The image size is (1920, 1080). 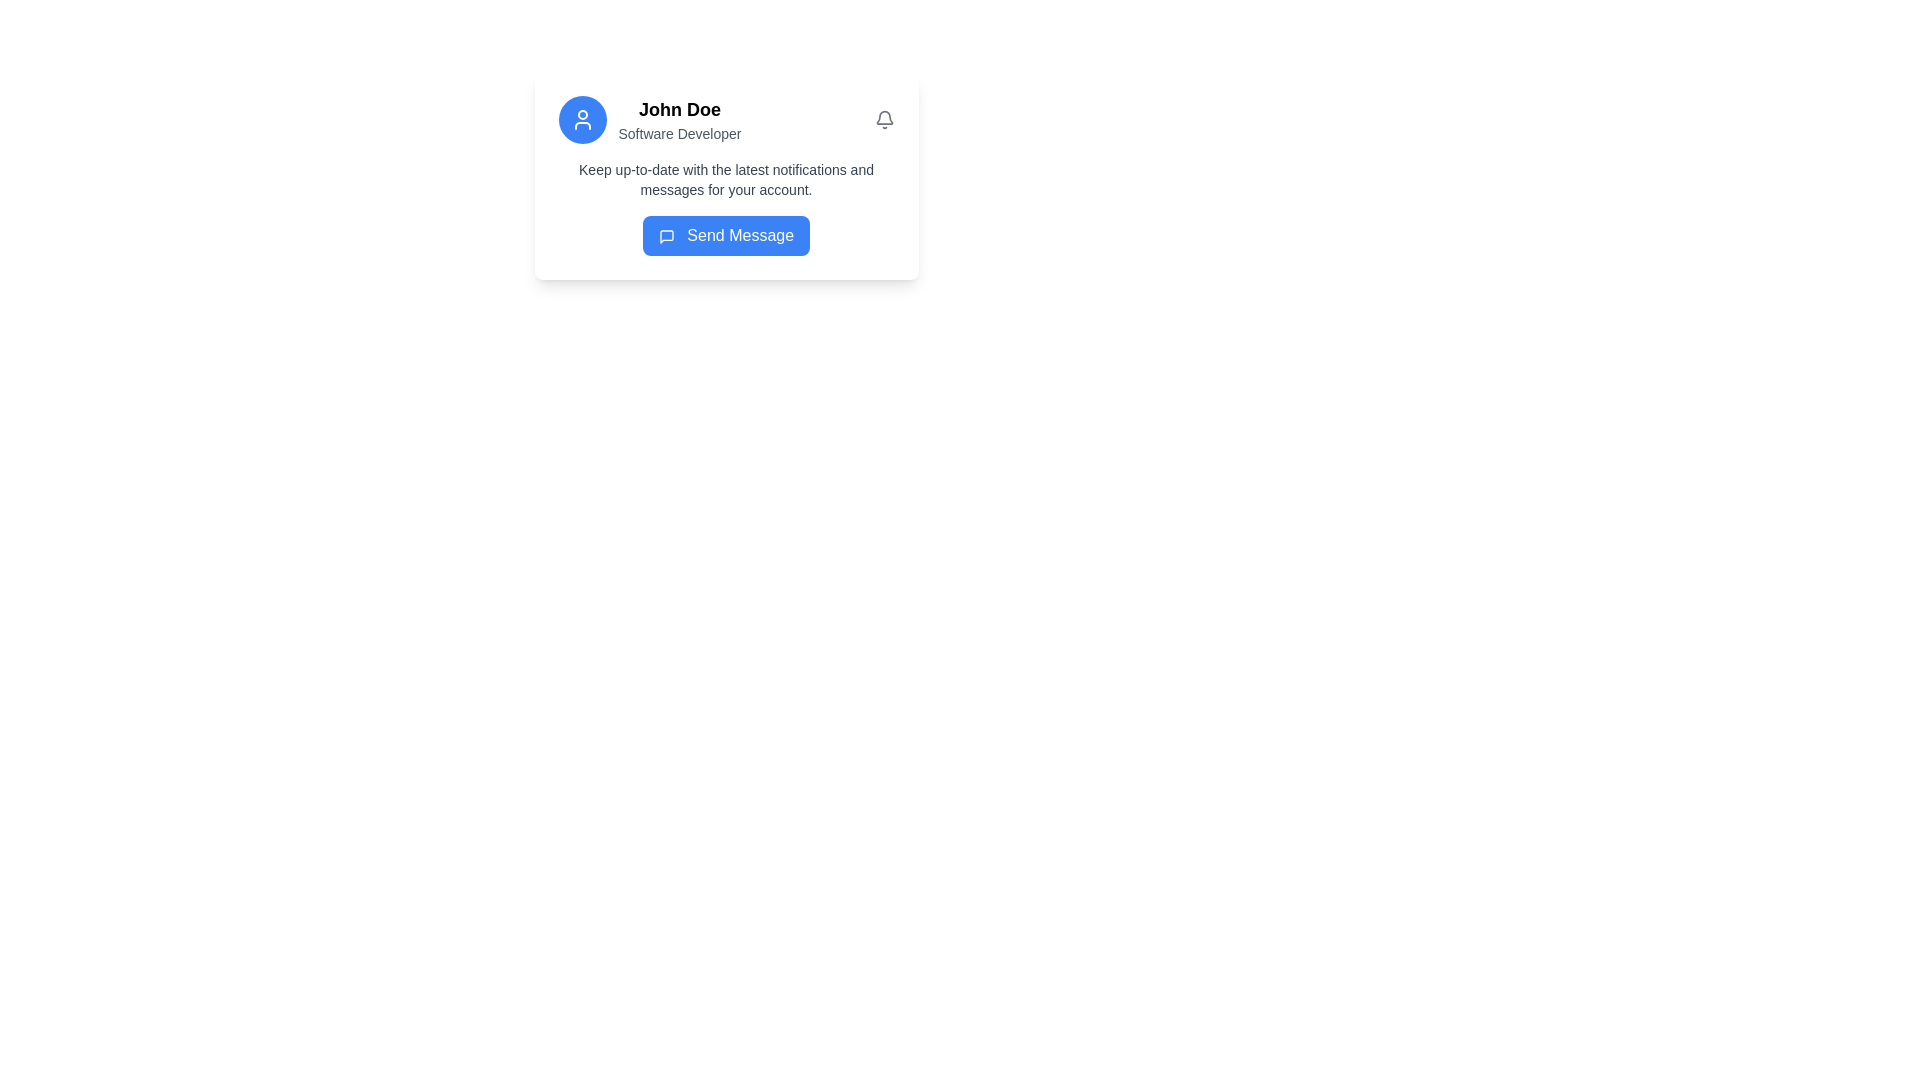 What do you see at coordinates (581, 119) in the screenshot?
I see `the Circular Avatar Icon with a blue background and white user outline, located to the left of the text 'John Doe - Software Developer' in the card layout` at bounding box center [581, 119].